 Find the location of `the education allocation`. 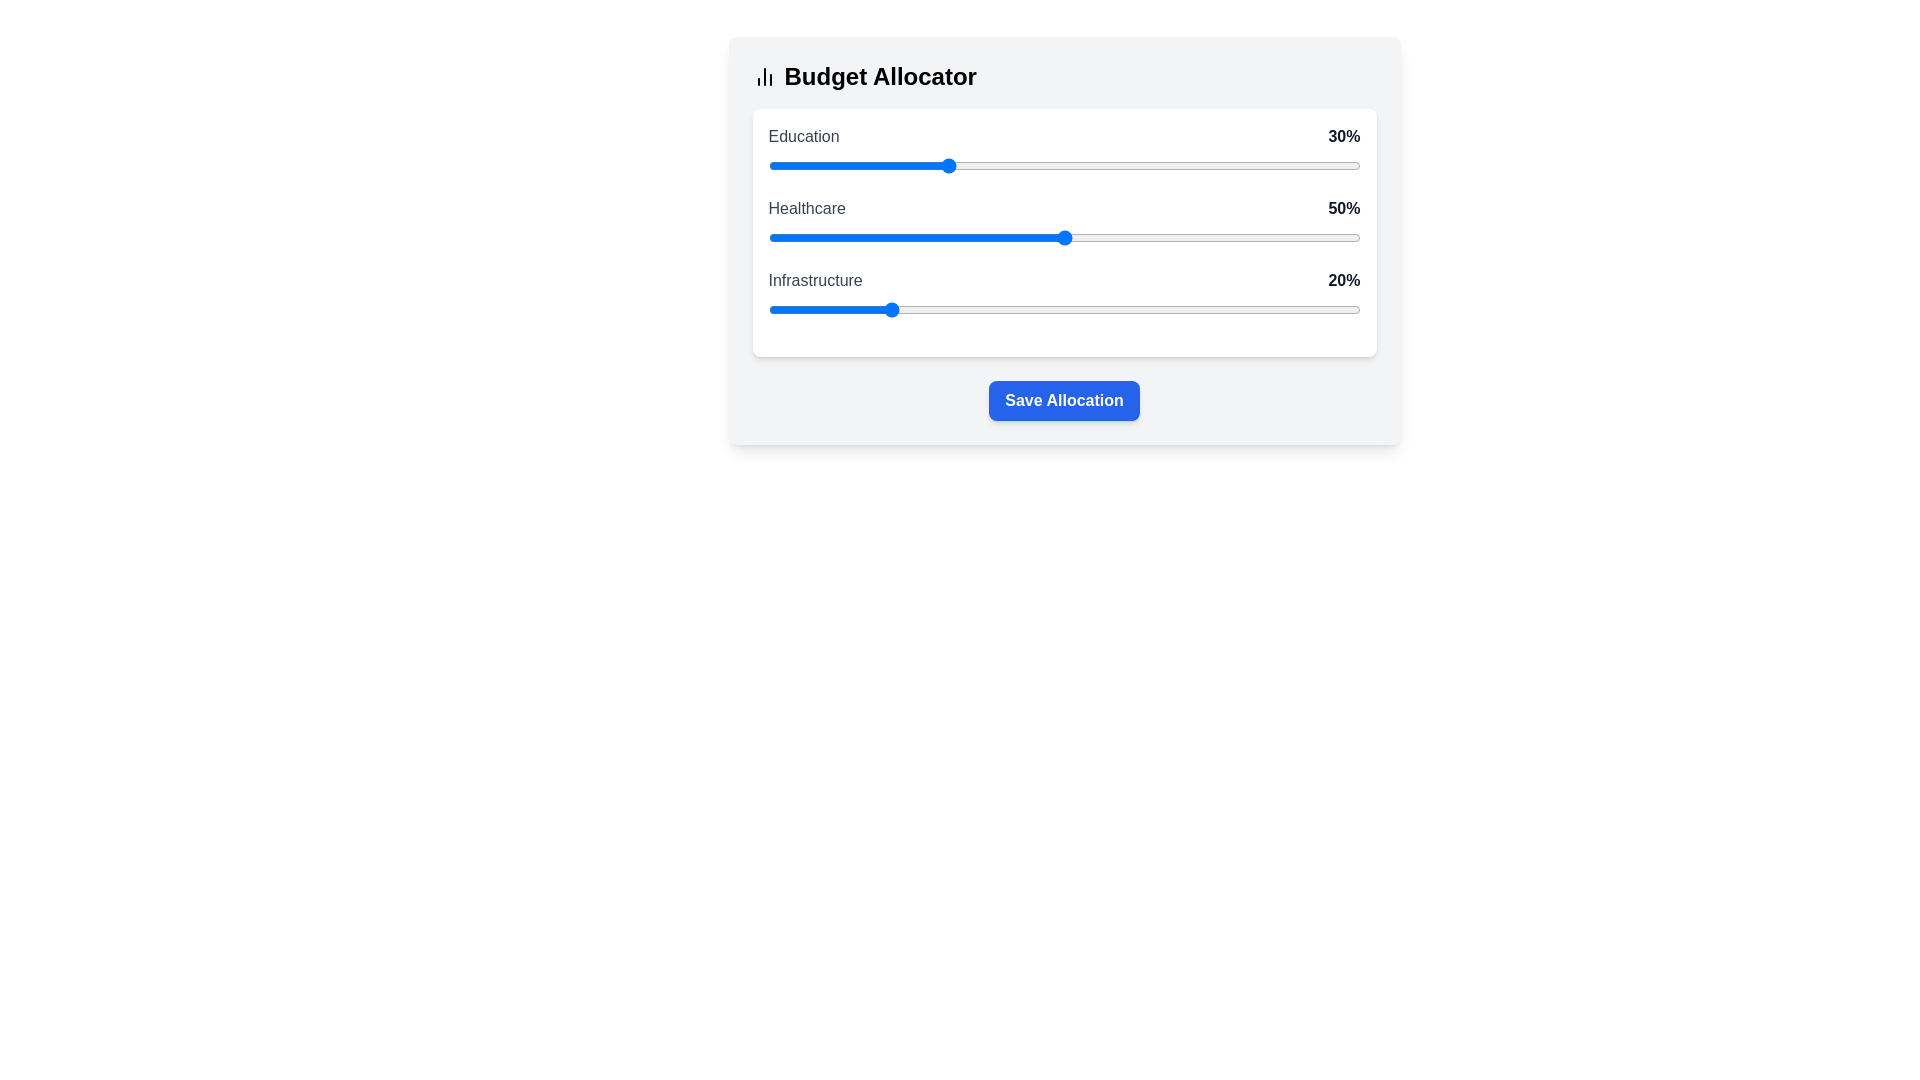

the education allocation is located at coordinates (1319, 164).